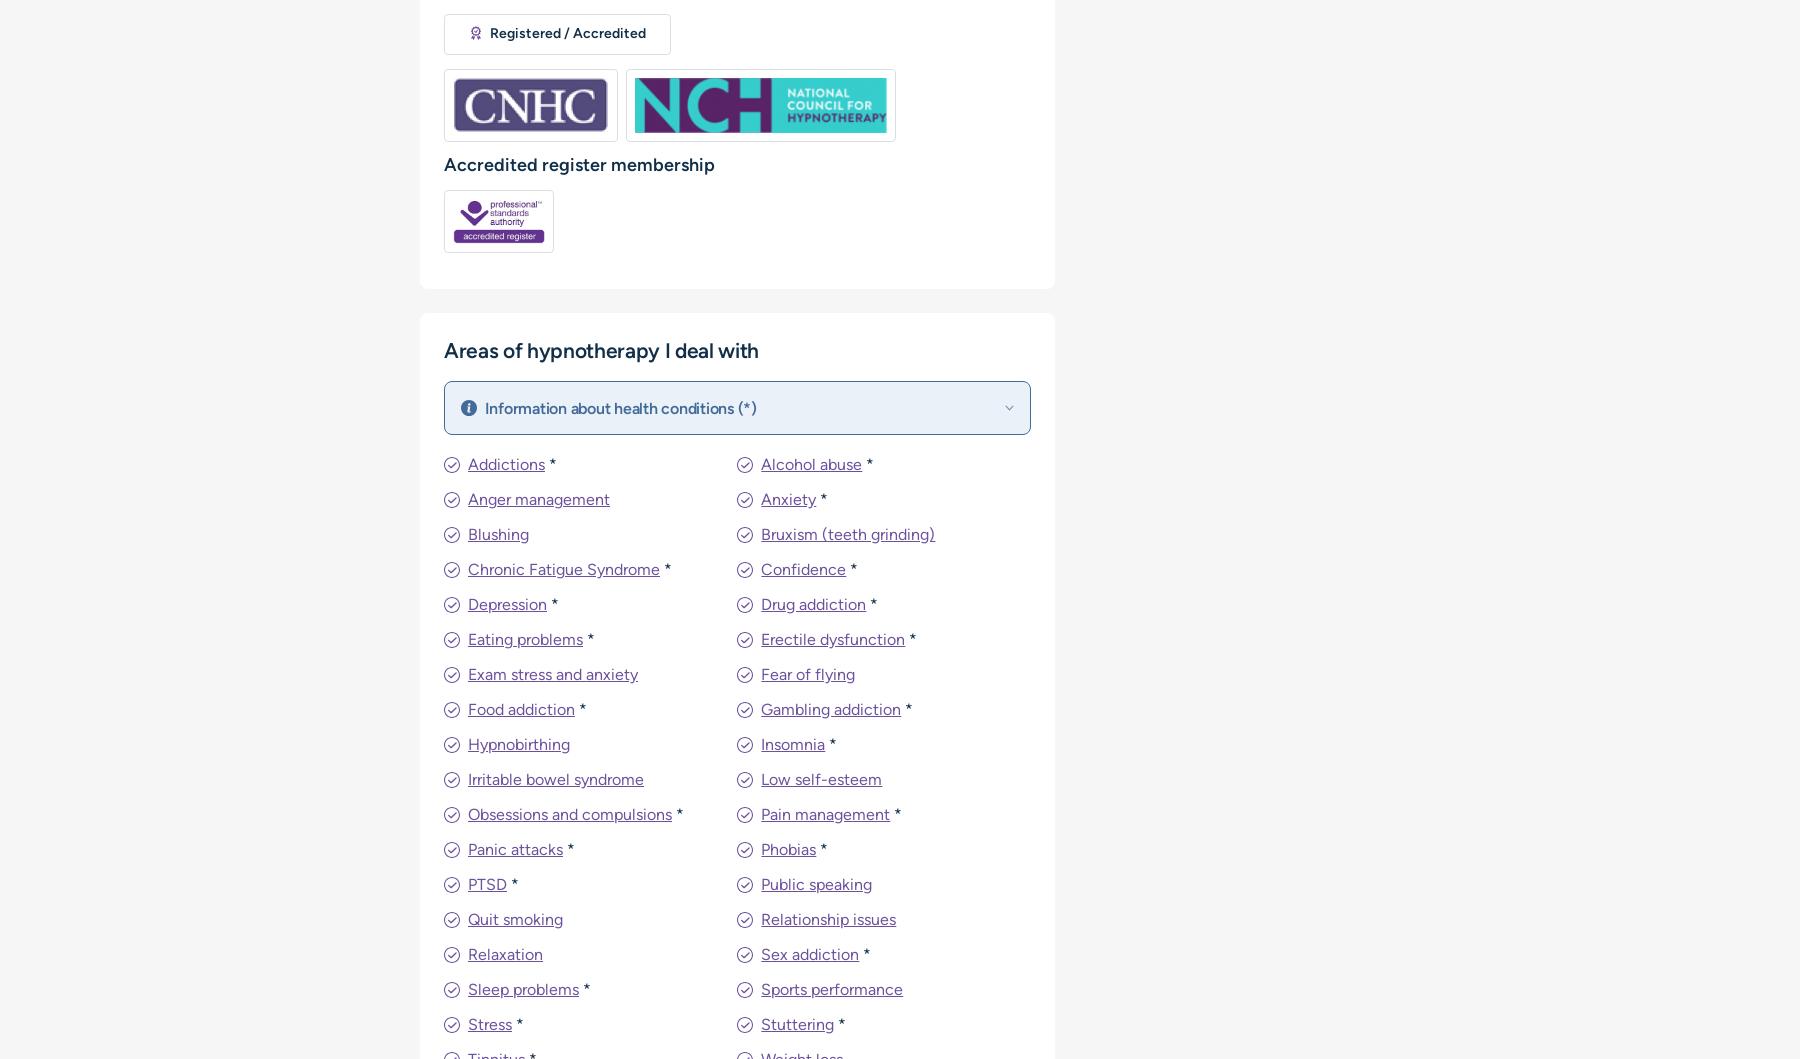 This screenshot has height=1059, width=1800. Describe the element at coordinates (788, 499) in the screenshot. I see `'Anxiety'` at that location.